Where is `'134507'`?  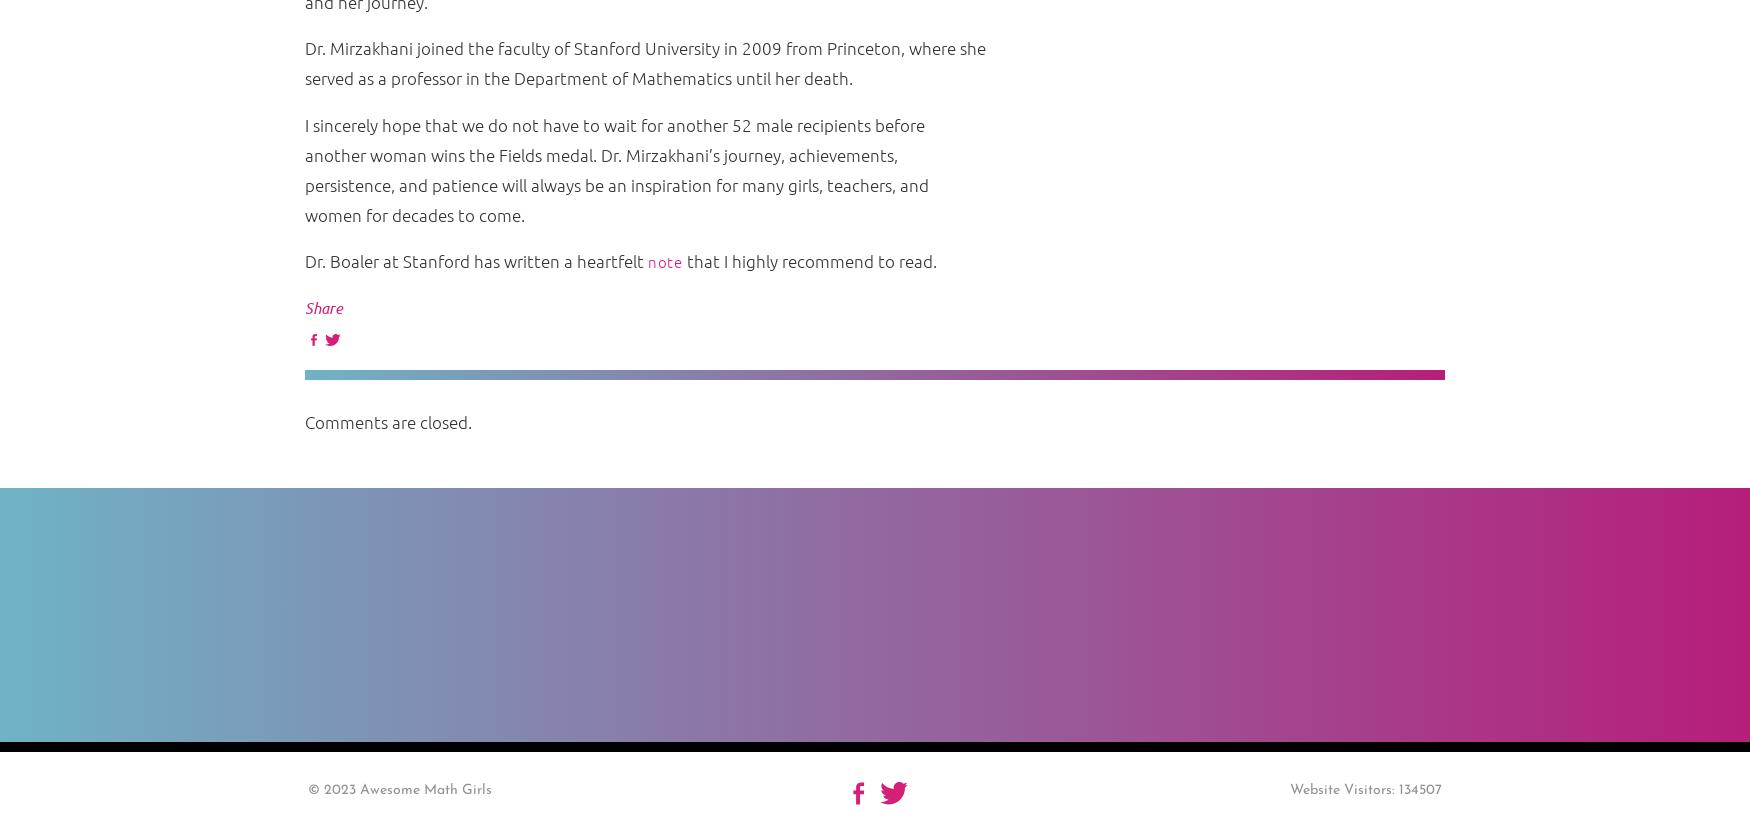 '134507' is located at coordinates (1418, 789).